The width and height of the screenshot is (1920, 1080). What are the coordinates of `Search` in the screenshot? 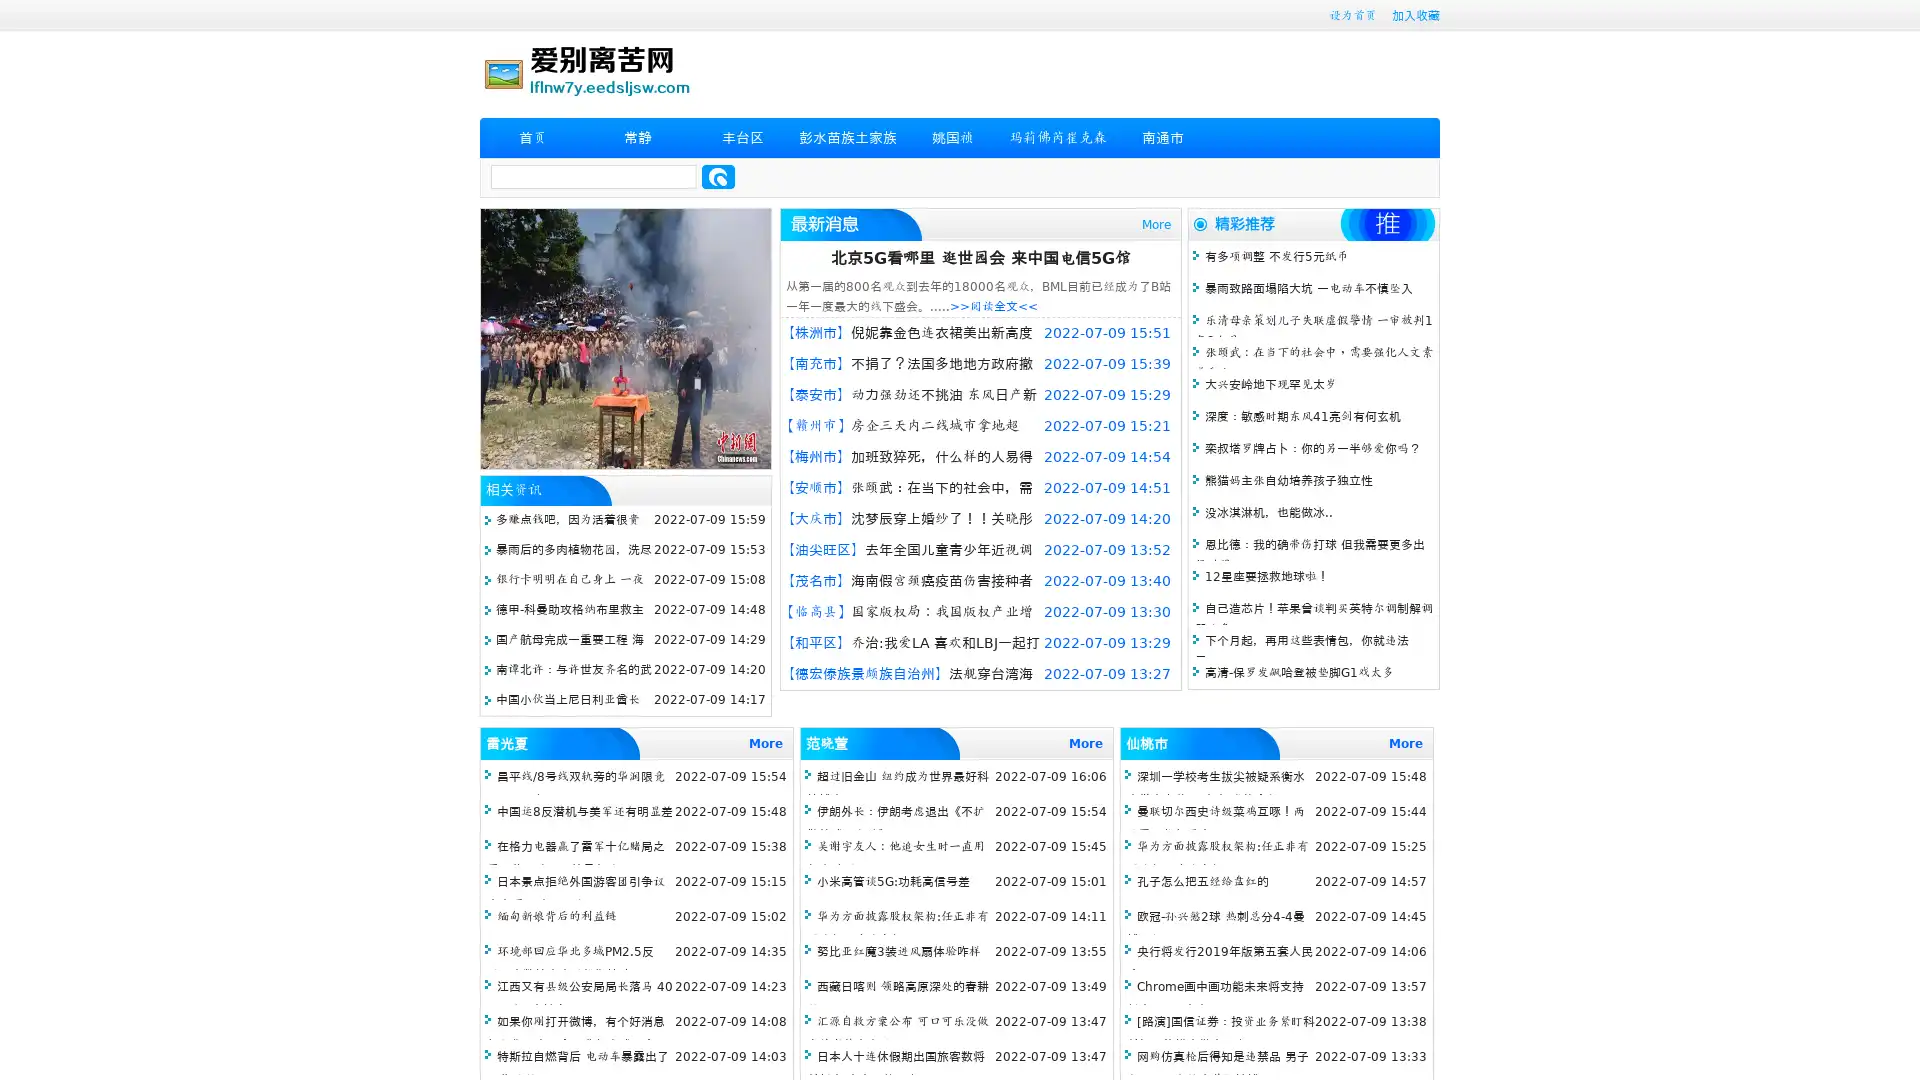 It's located at (718, 176).